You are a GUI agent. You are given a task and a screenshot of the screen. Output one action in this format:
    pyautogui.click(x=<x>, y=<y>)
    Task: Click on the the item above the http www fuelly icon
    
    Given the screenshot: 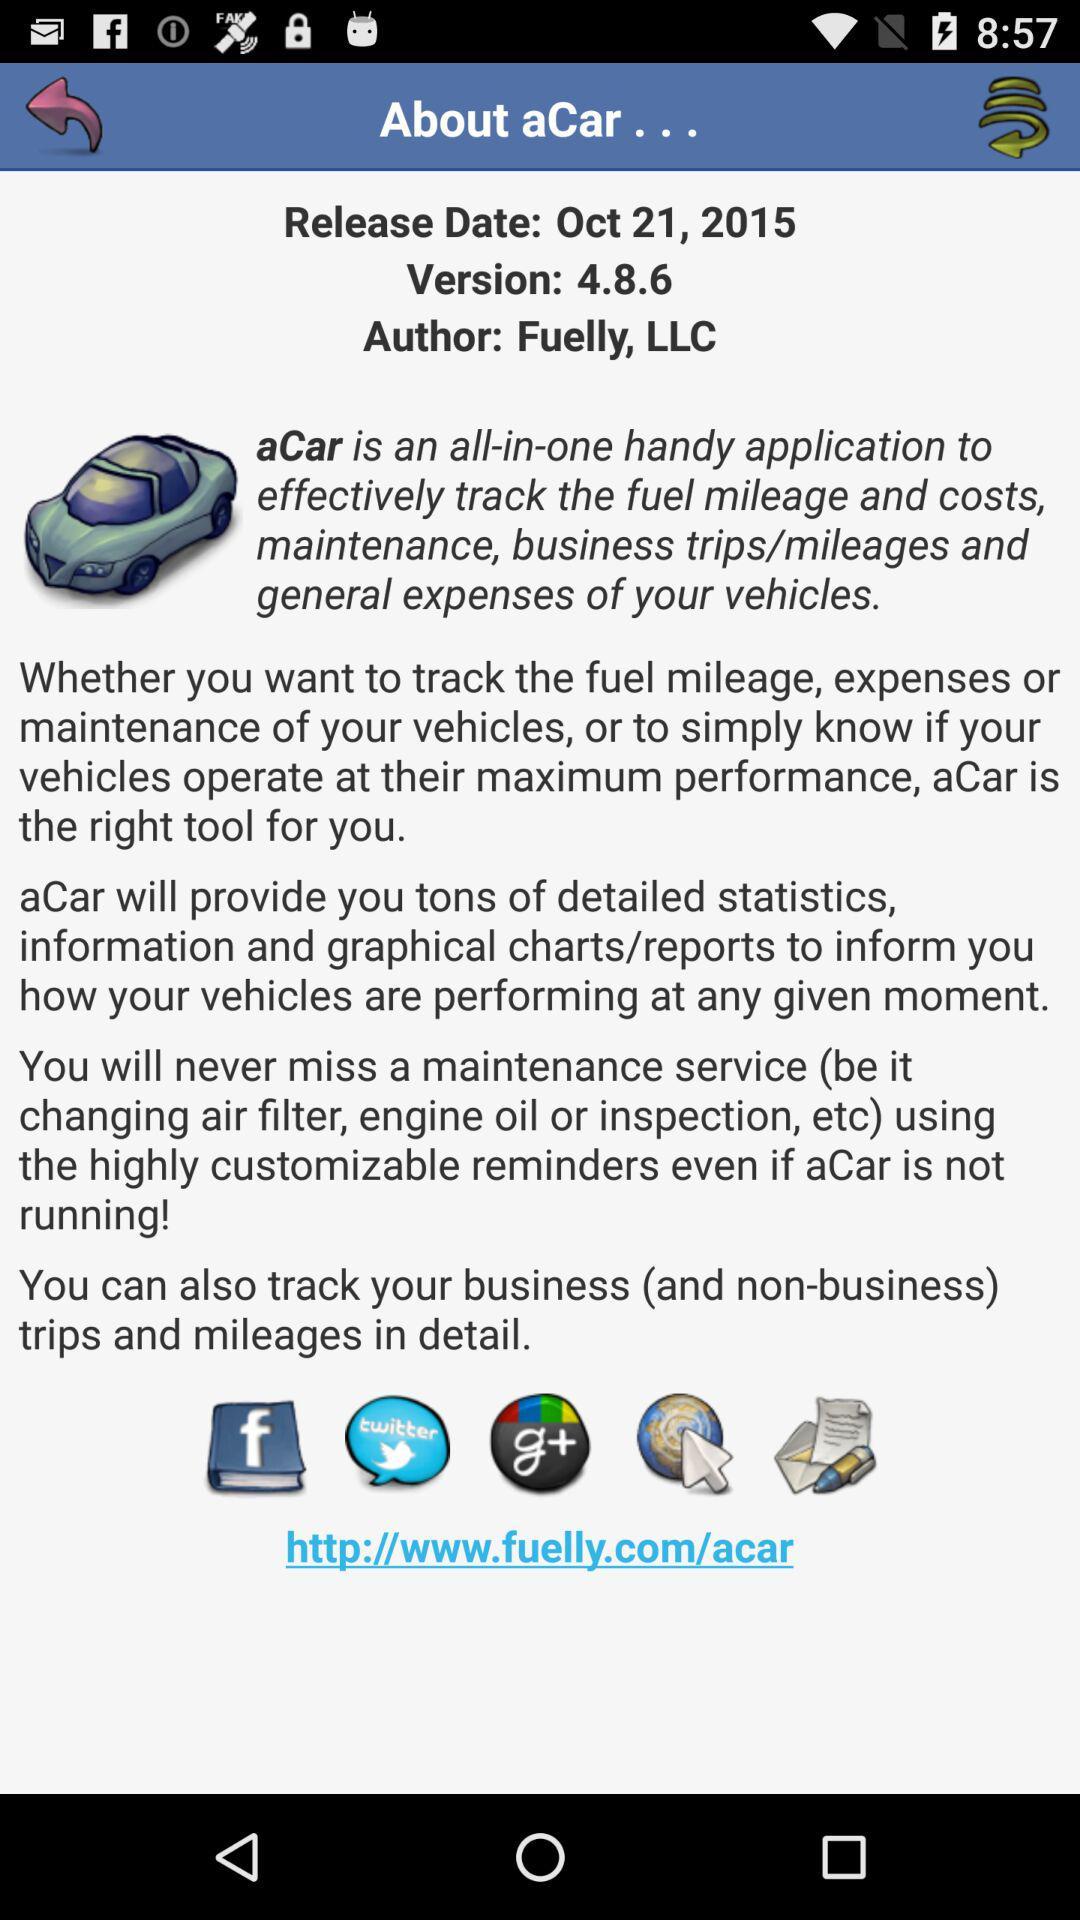 What is the action you would take?
    pyautogui.click(x=397, y=1445)
    